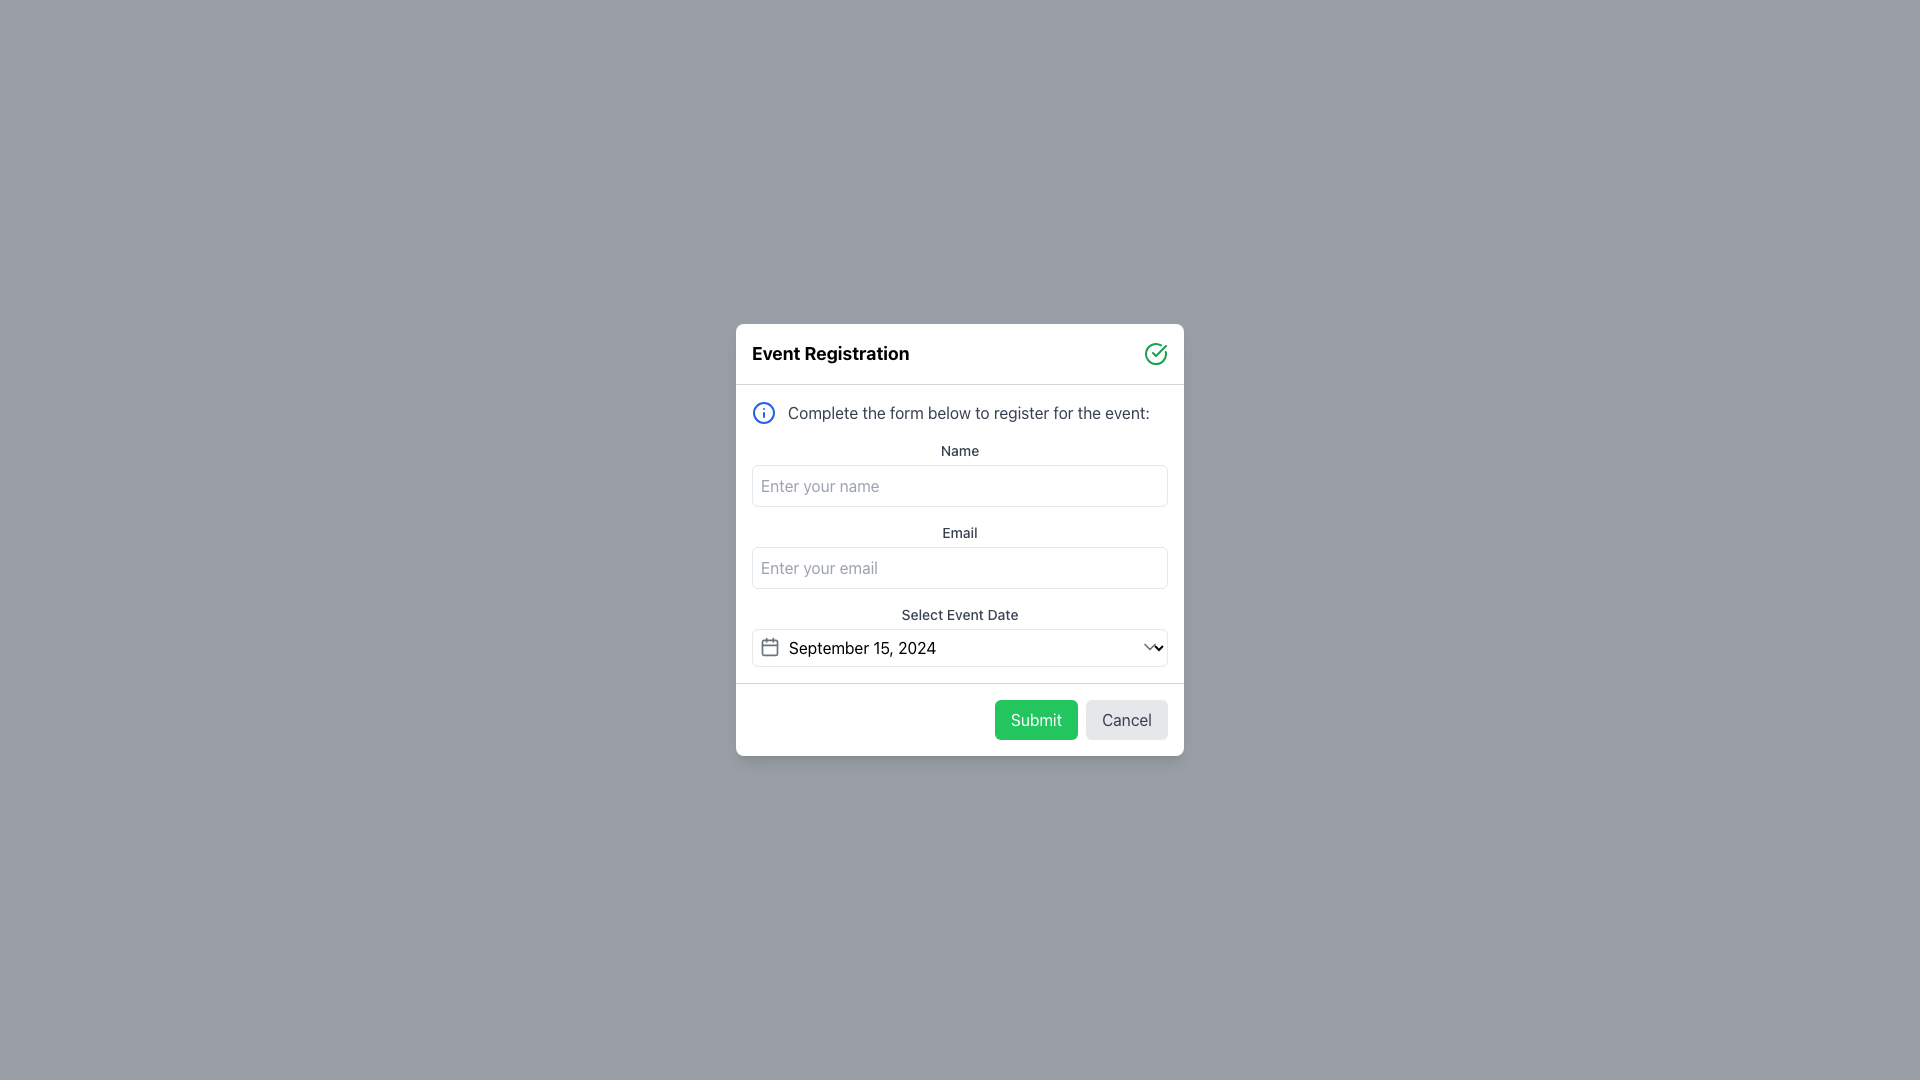 The width and height of the screenshot is (1920, 1080). Describe the element at coordinates (960, 411) in the screenshot. I see `the informational header text block for the 'Event Registration' form` at that location.